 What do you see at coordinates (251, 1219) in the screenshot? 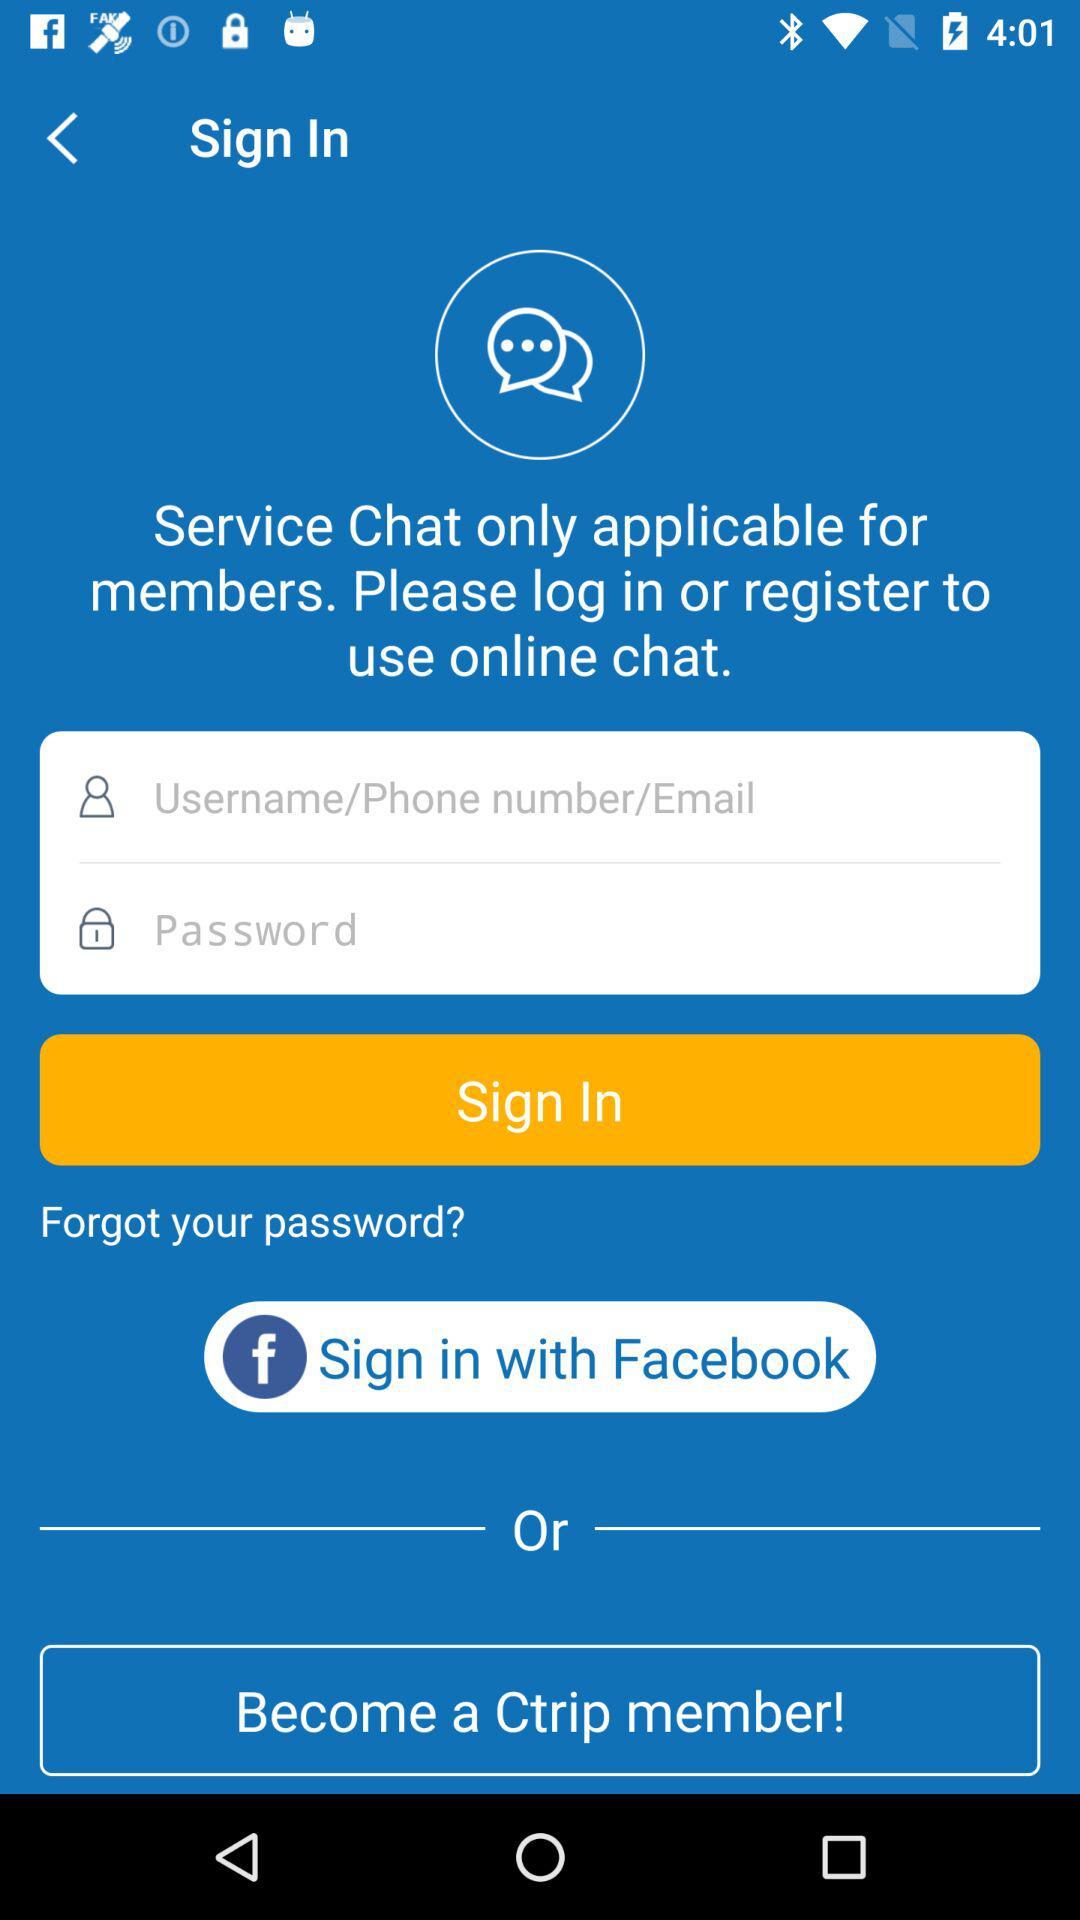
I see `forgot your password? on the left` at bounding box center [251, 1219].